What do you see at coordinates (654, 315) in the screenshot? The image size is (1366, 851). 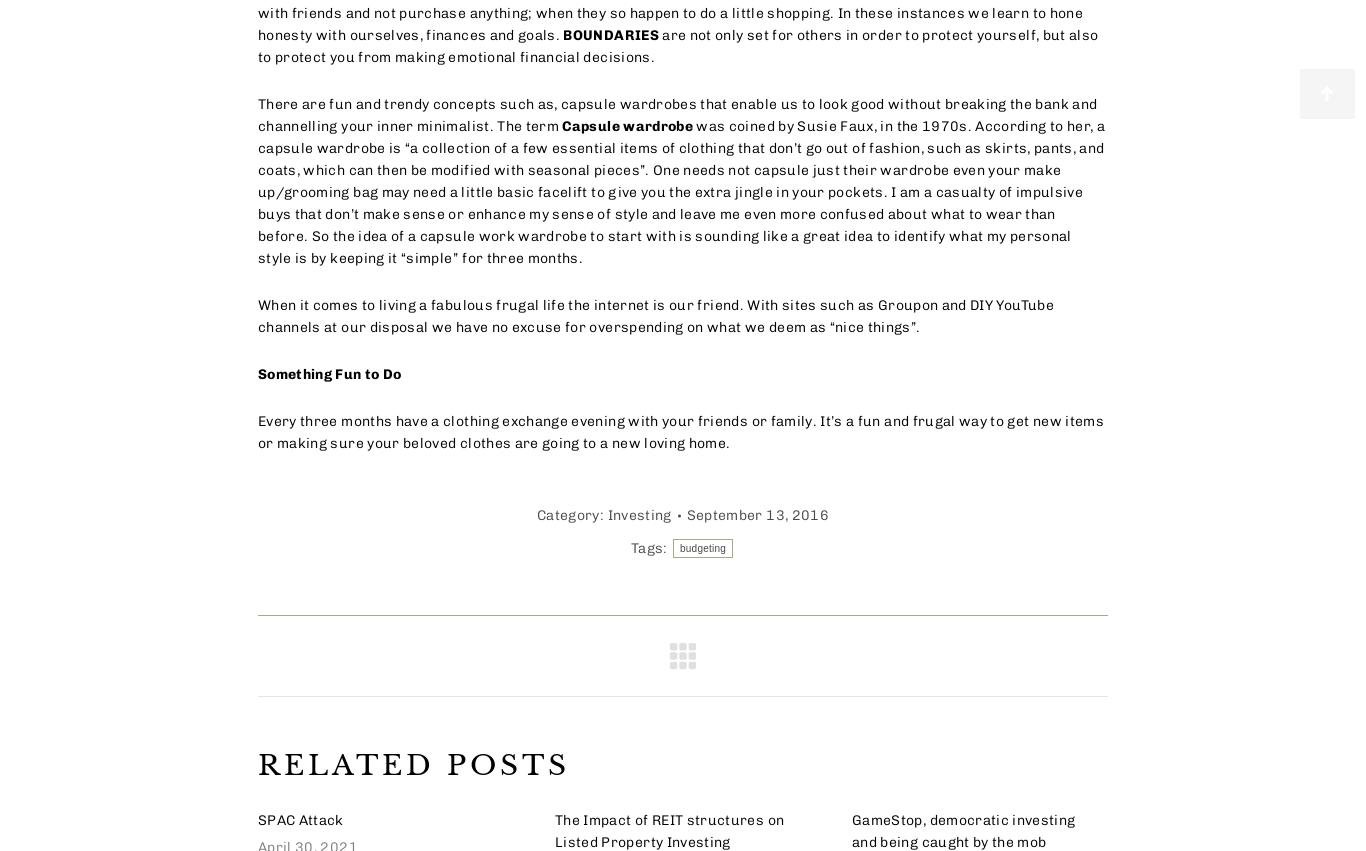 I see `'When it comes to living a fabulous frugal life the internet is our friend. With sites such as Groupon and DIY YouTube channels at our disposal we have no excuse for overspending on what we deem as “nice things”.'` at bounding box center [654, 315].